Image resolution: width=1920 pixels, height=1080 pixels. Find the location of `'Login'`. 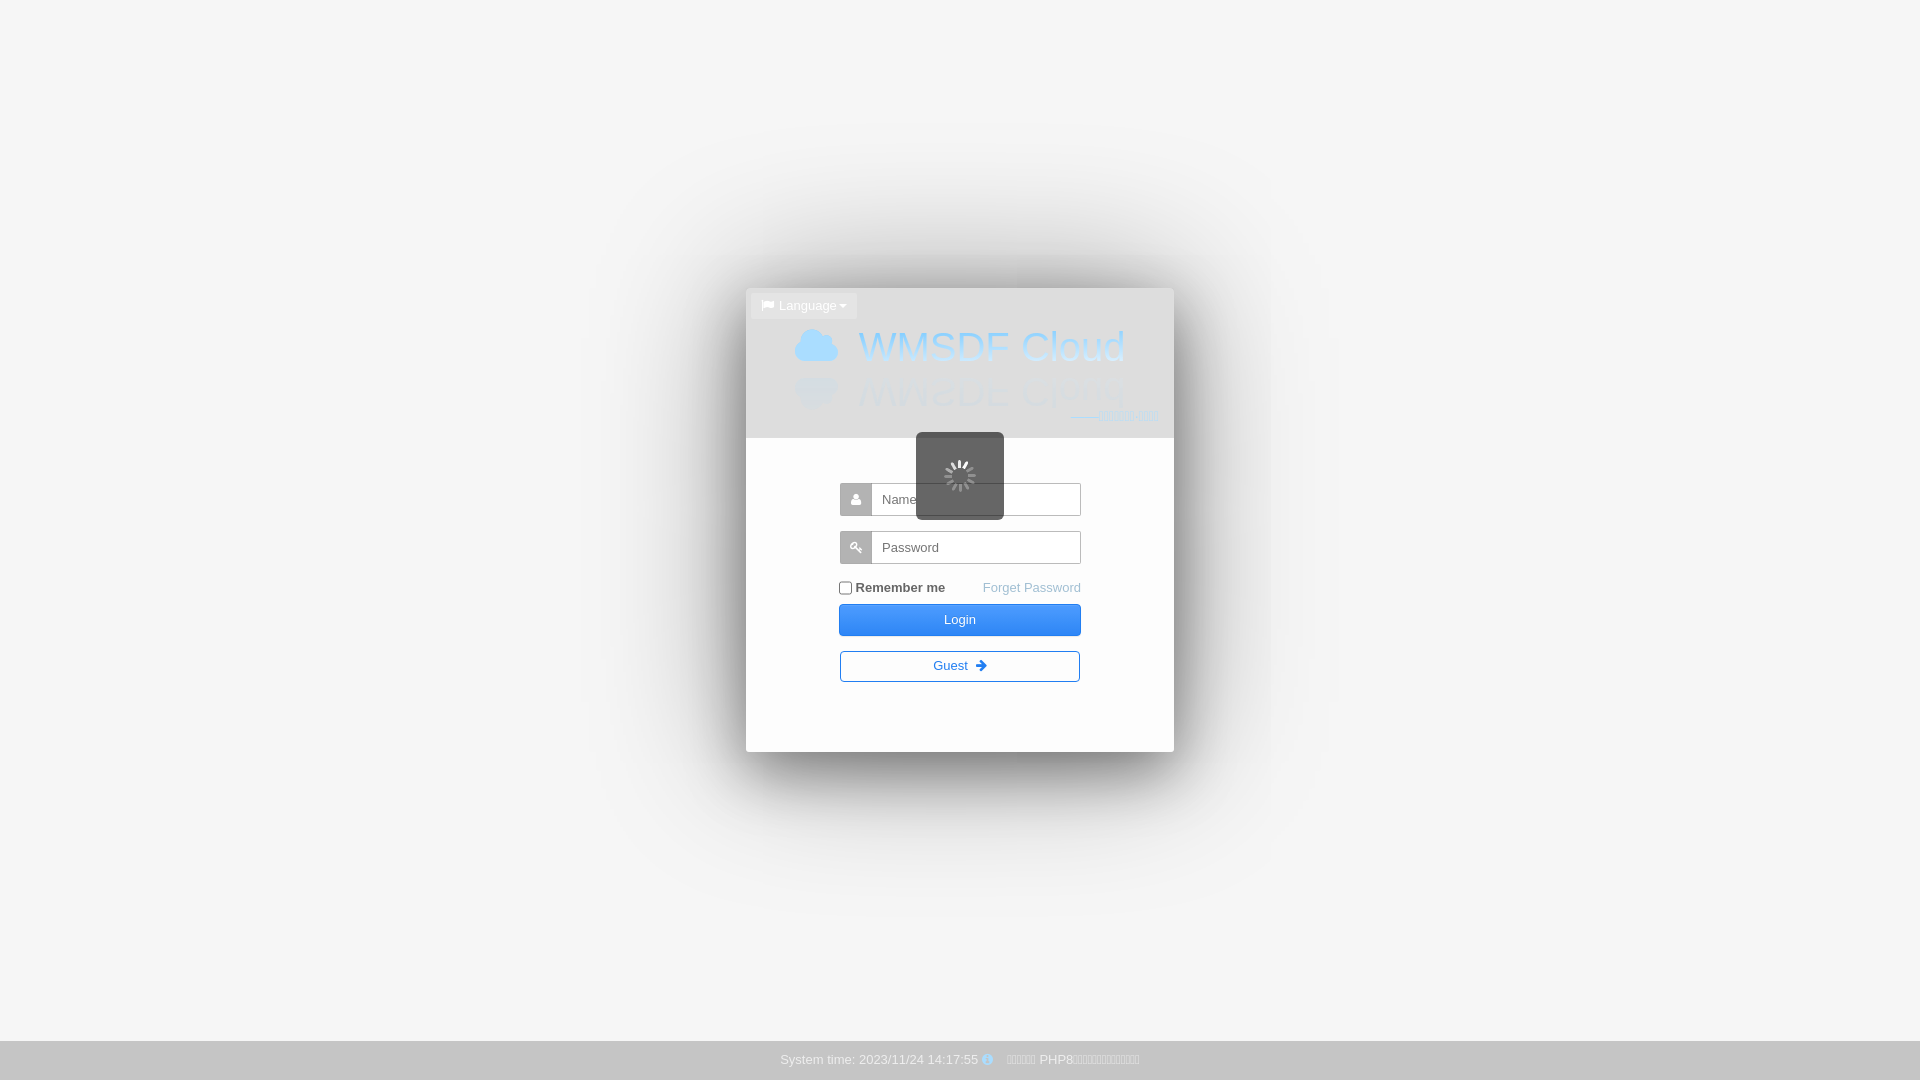

'Login' is located at coordinates (960, 619).